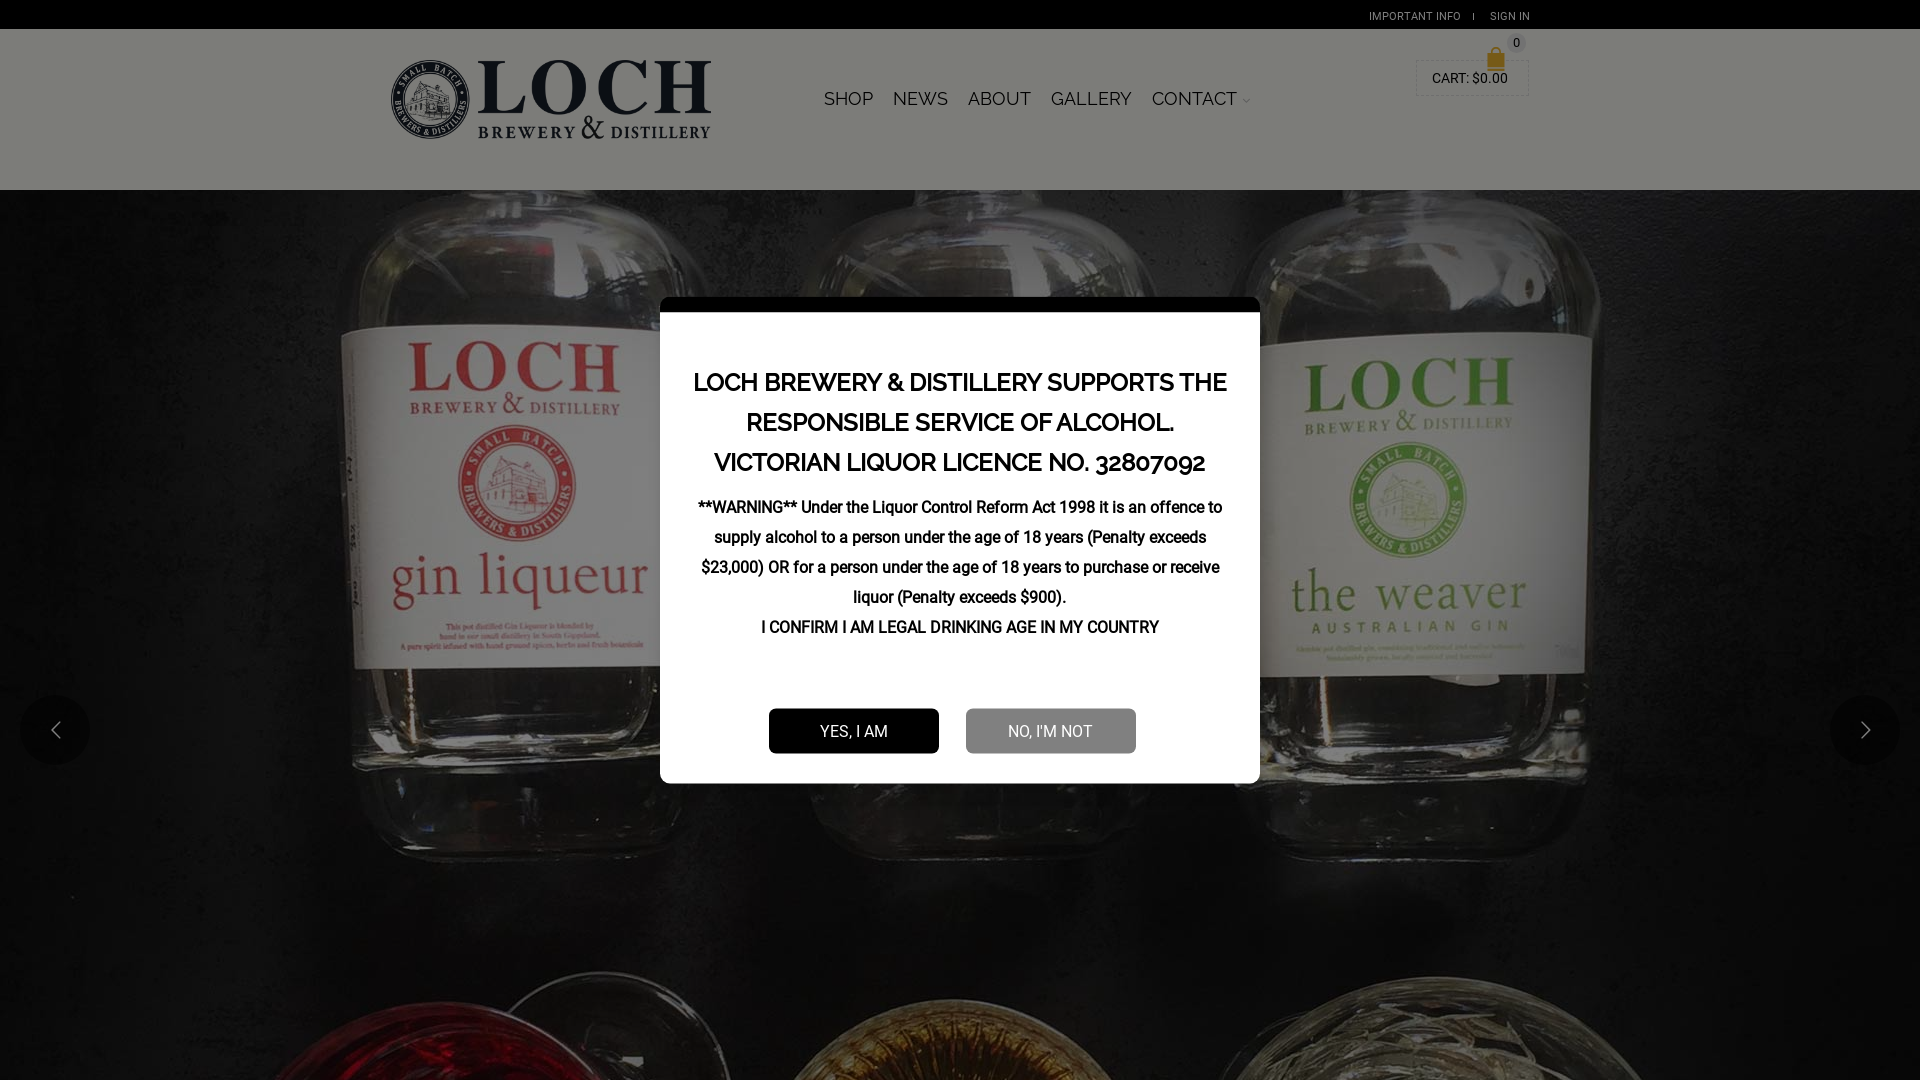 The image size is (1920, 1080). Describe the element at coordinates (999, 99) in the screenshot. I see `'ABOUT'` at that location.